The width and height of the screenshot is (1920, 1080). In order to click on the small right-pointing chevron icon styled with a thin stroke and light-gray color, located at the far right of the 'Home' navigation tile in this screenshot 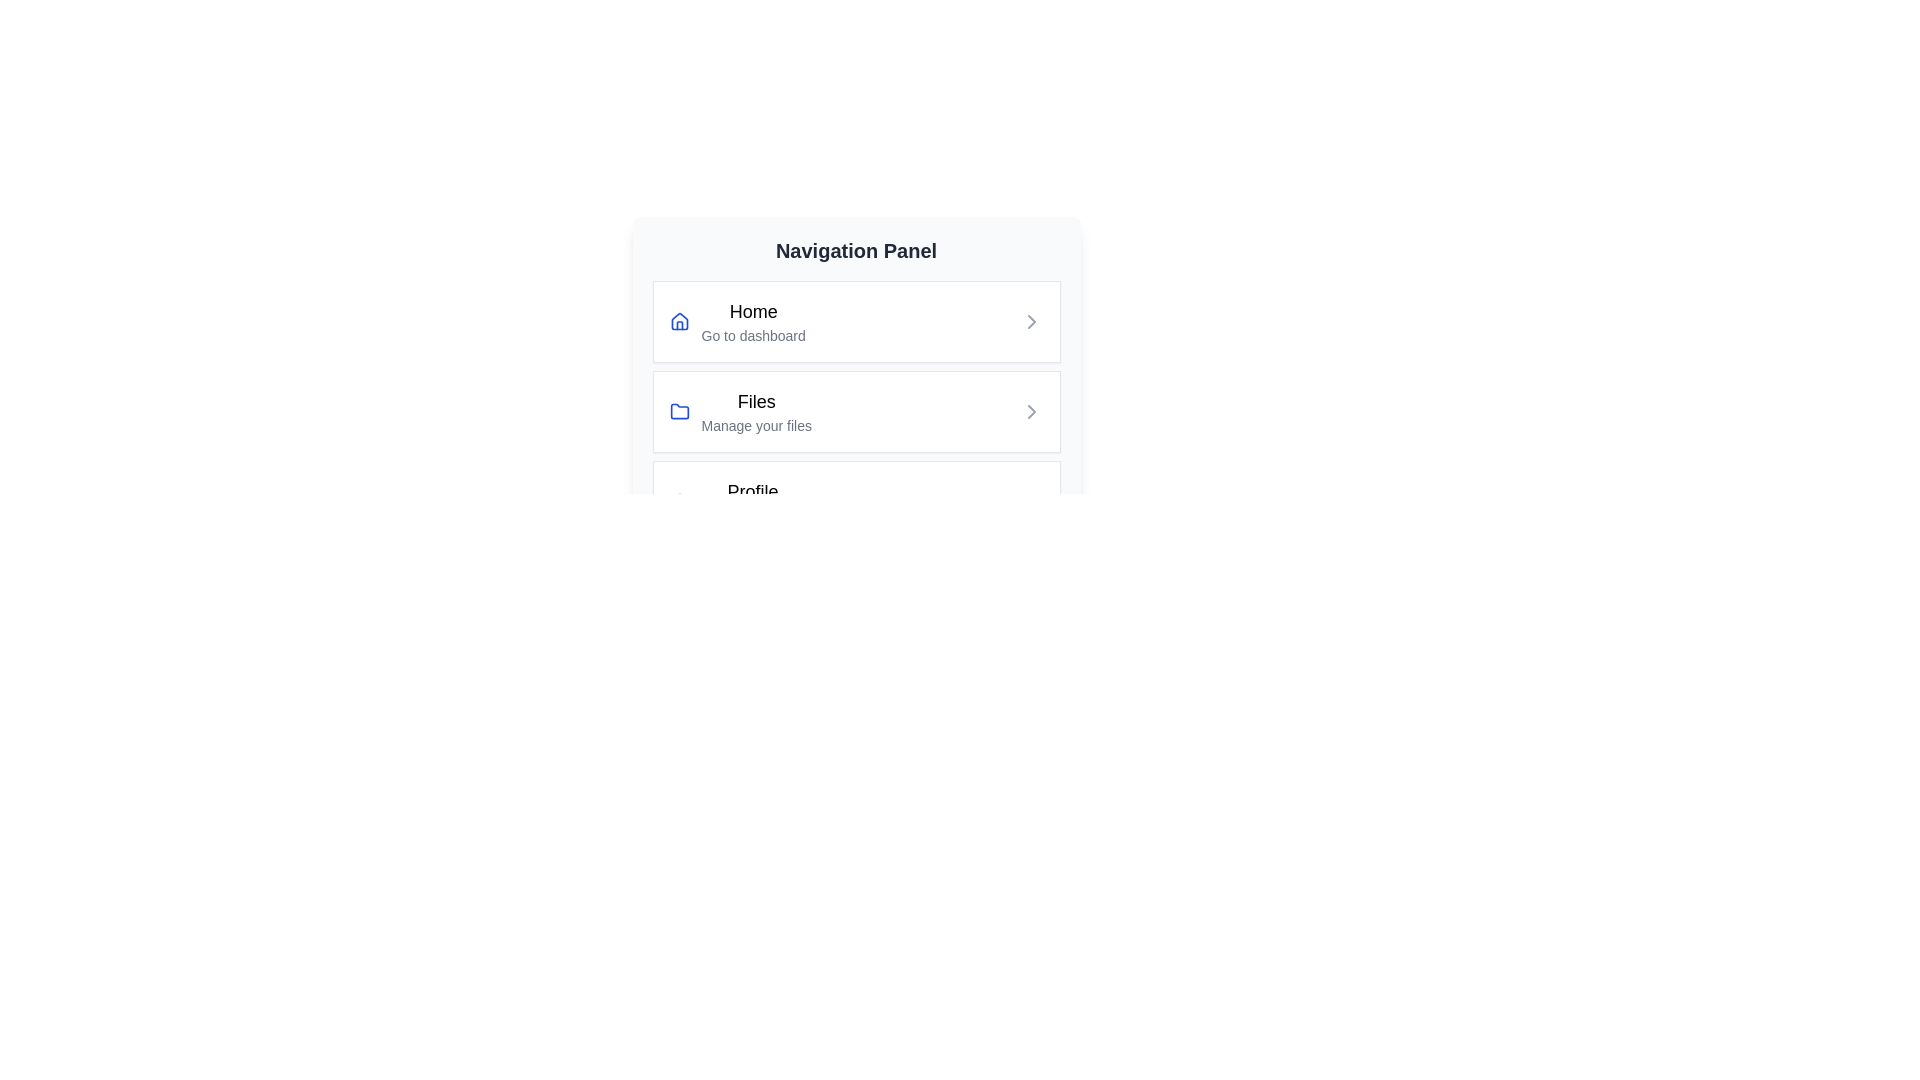, I will do `click(1031, 320)`.